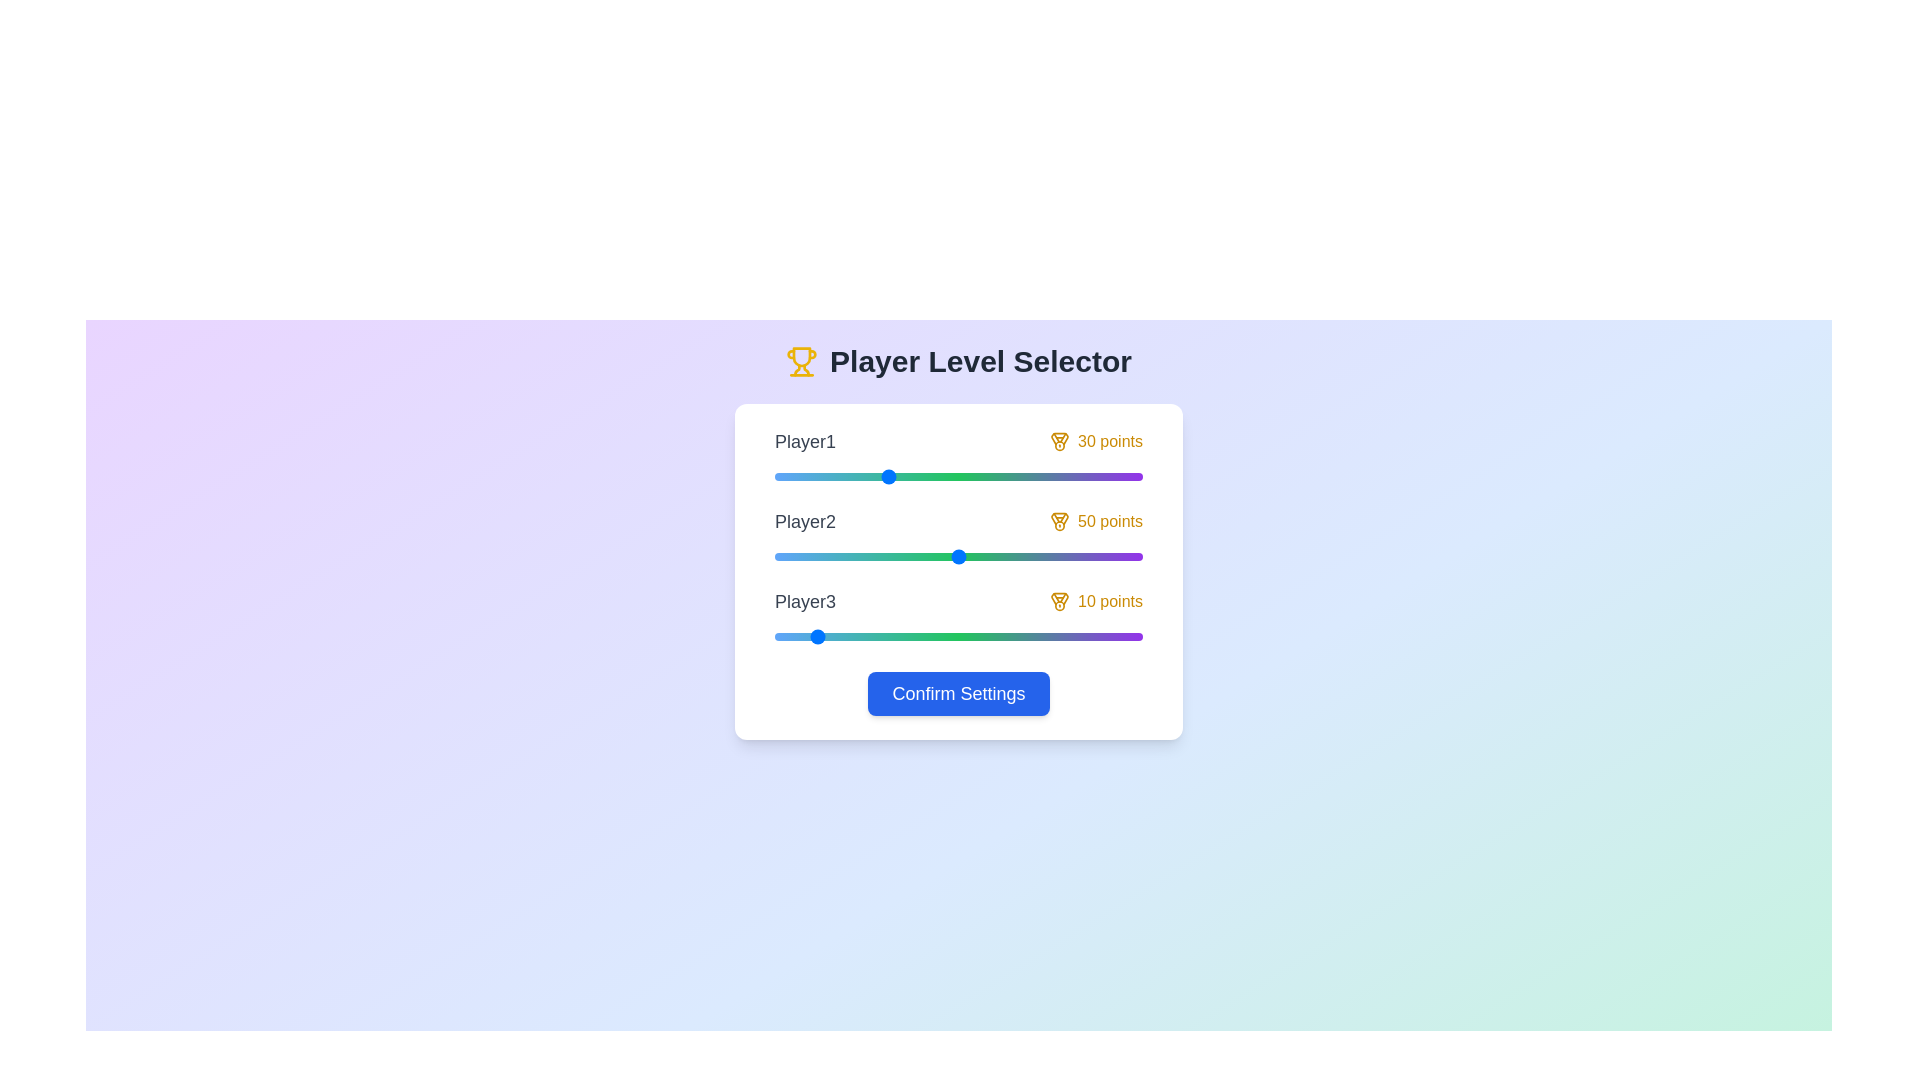 The width and height of the screenshot is (1920, 1080). What do you see at coordinates (808, 636) in the screenshot?
I see `the slider for Player3 to set their level to 9` at bounding box center [808, 636].